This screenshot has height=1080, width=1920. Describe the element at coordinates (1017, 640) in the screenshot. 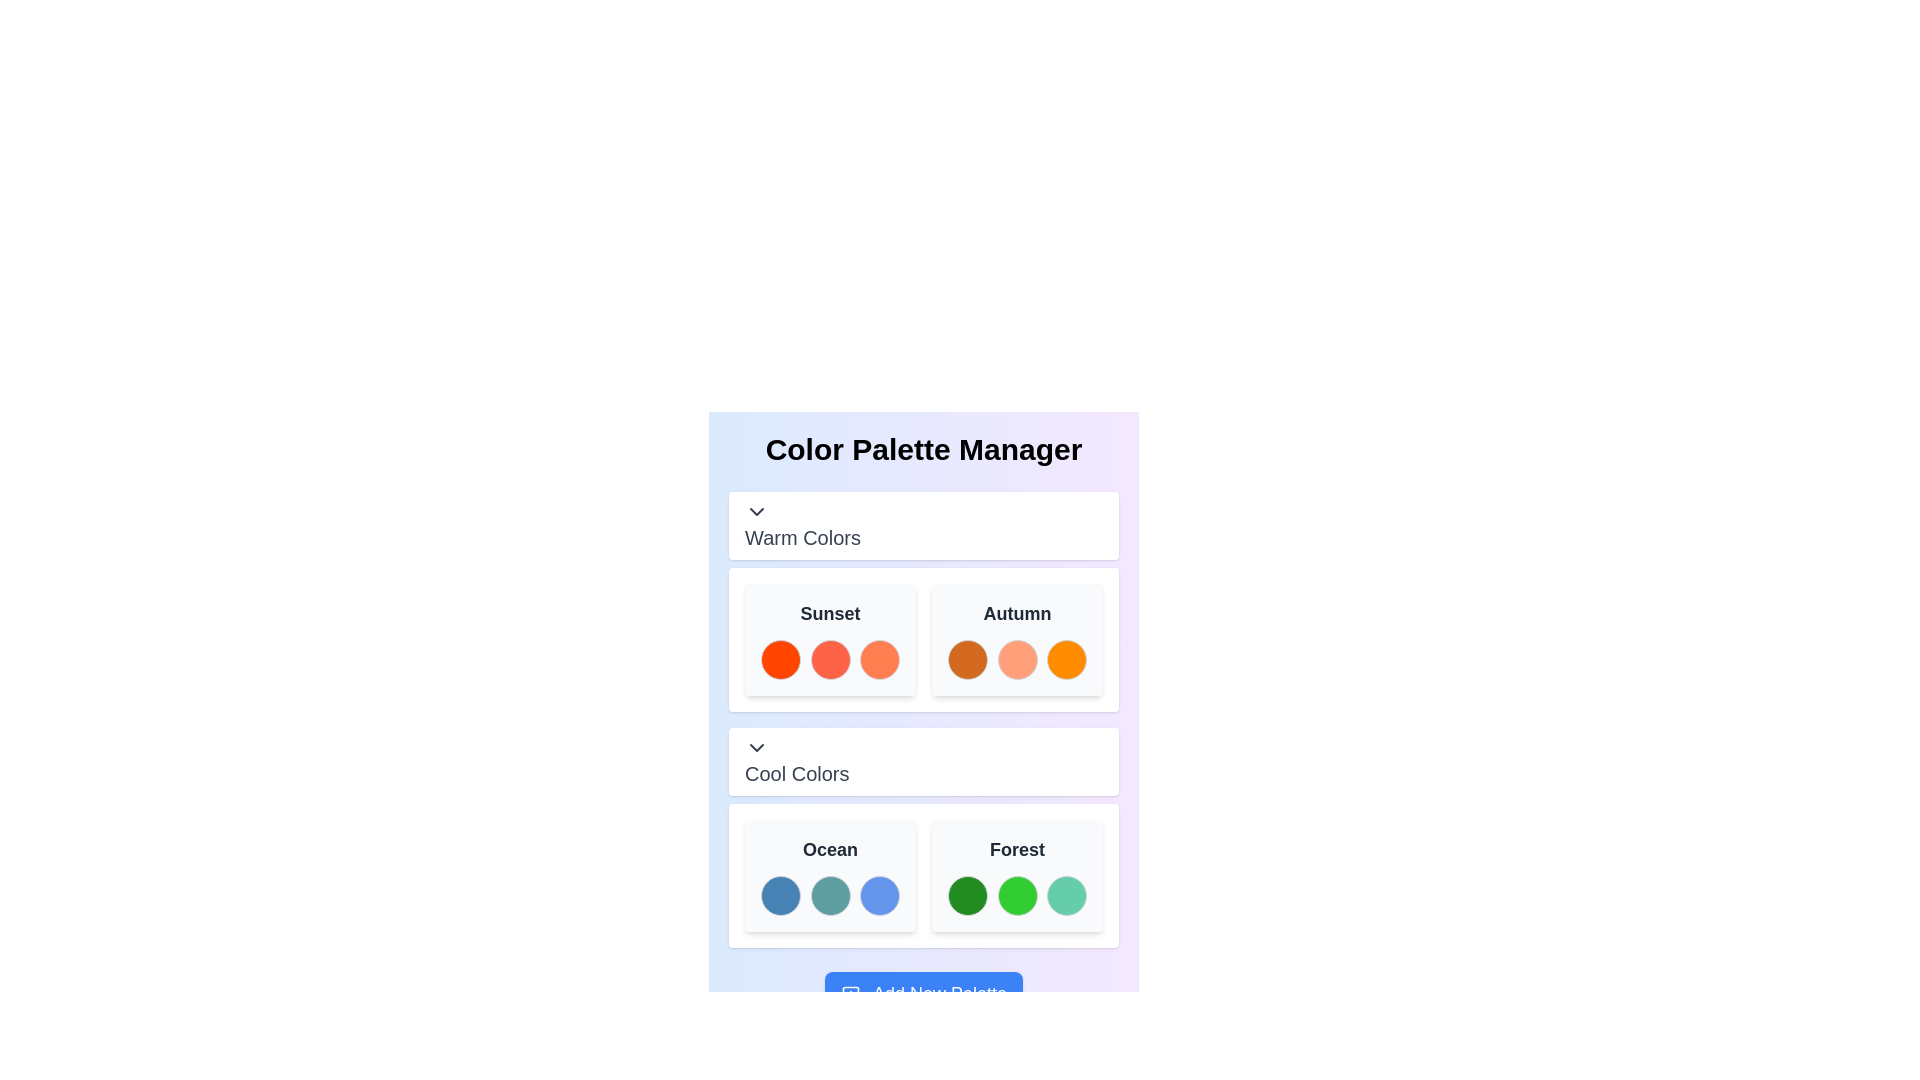

I see `the 'Autumn' color palette tile located in the lower right corner of the 'Warm Colors' group for reordering within the interface` at that location.